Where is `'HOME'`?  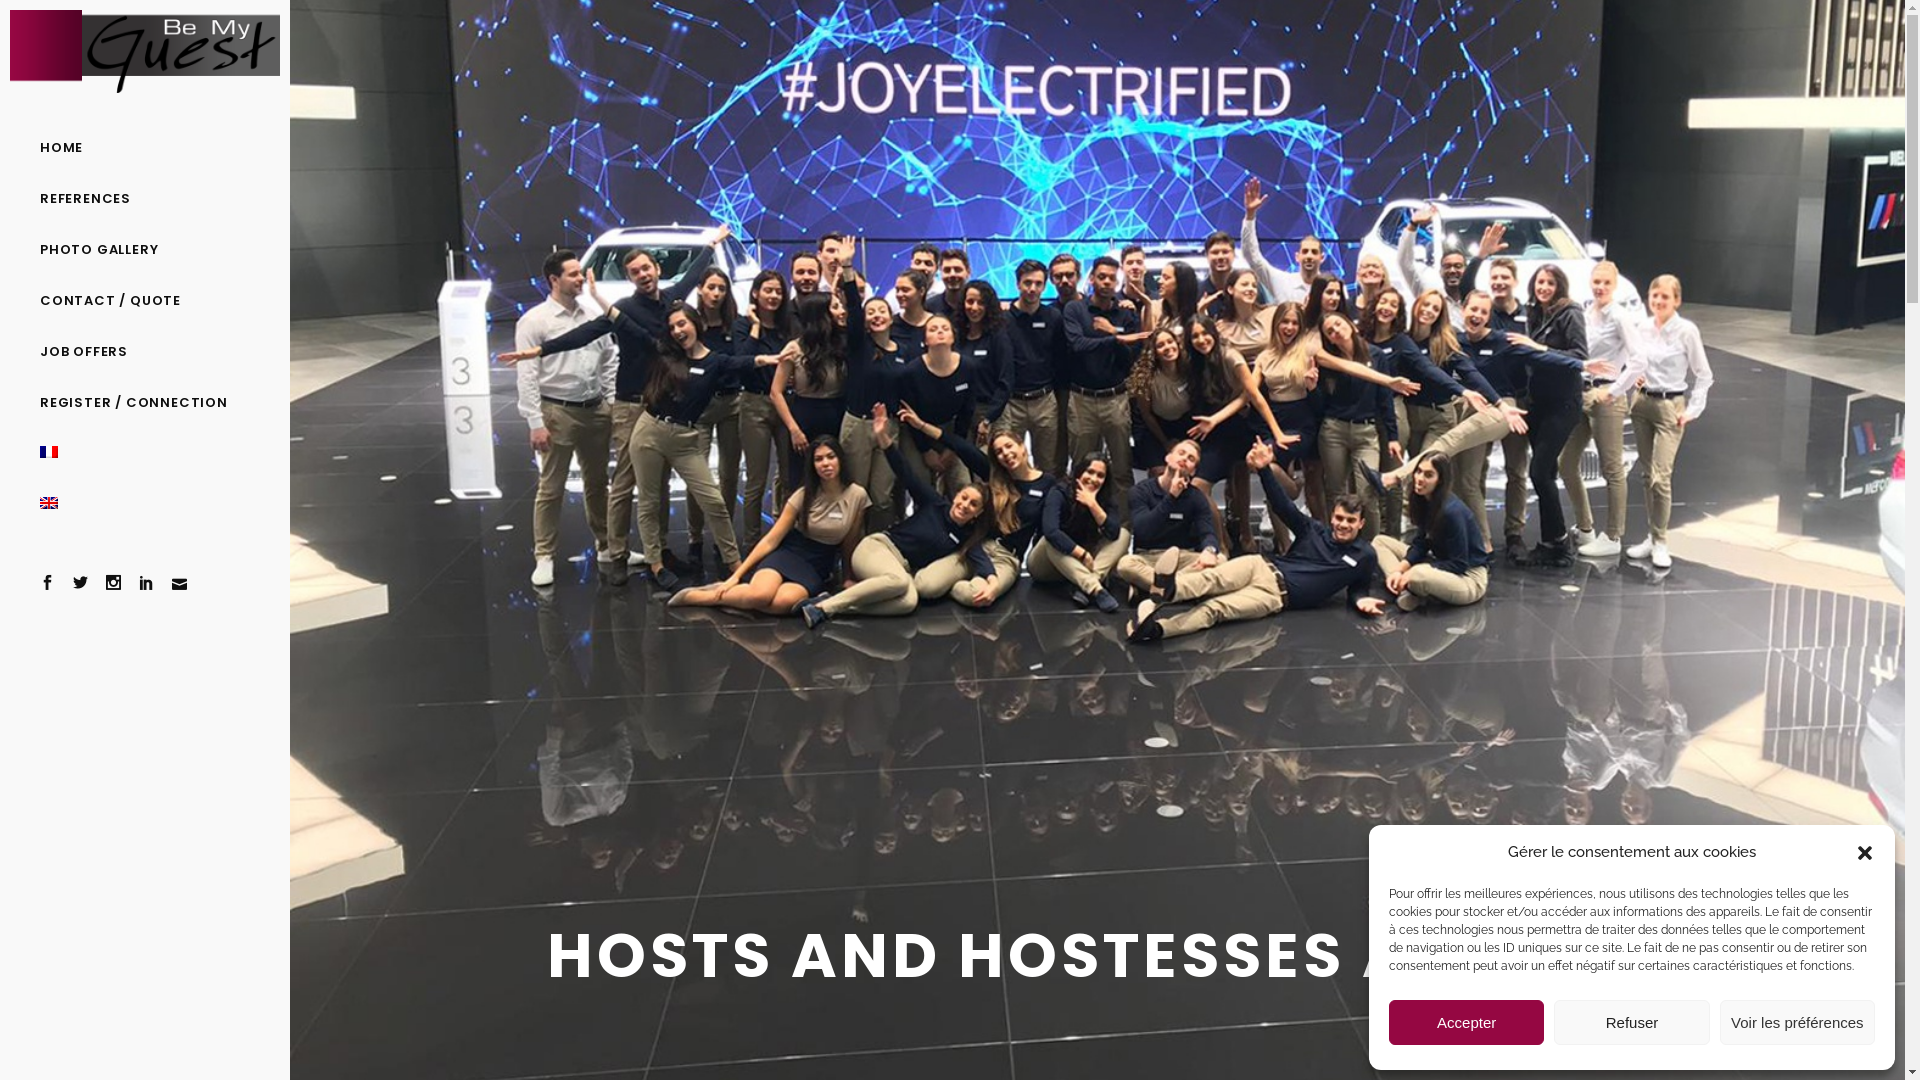
'HOME' is located at coordinates (143, 146).